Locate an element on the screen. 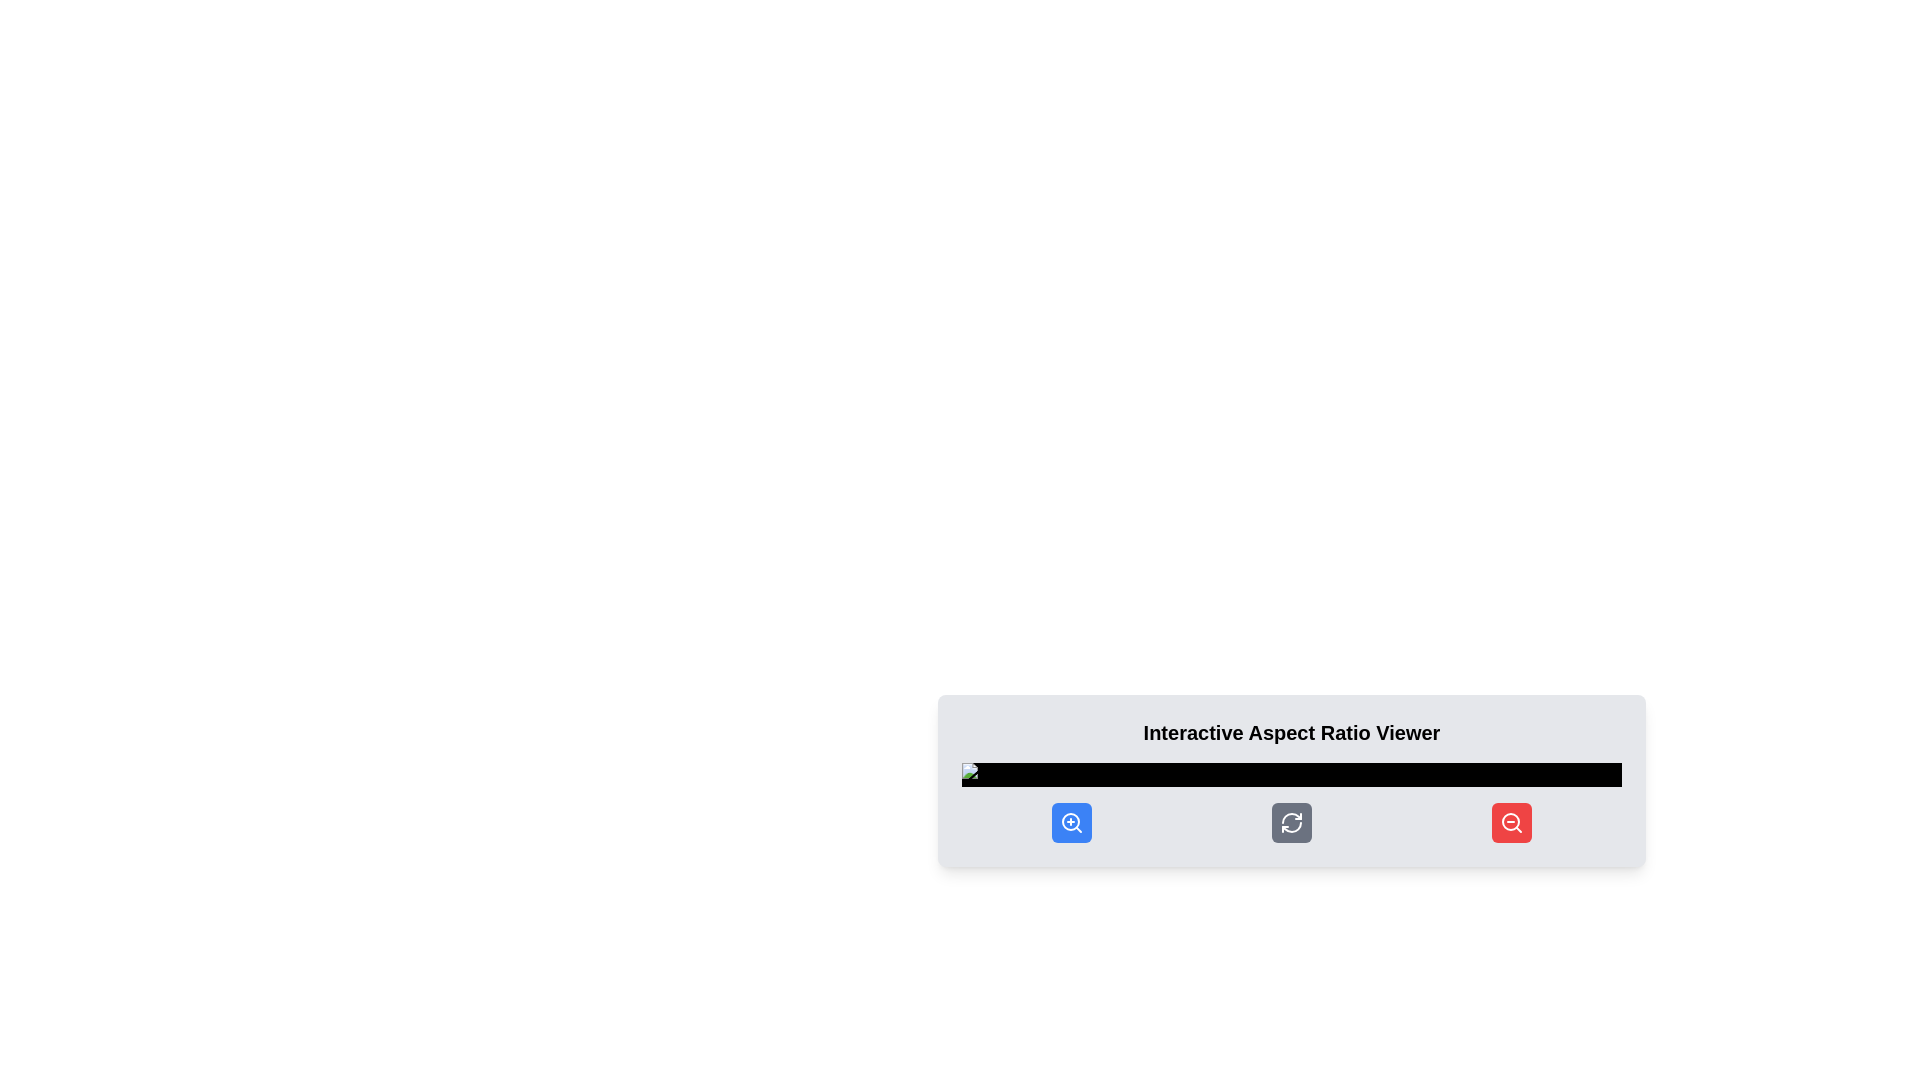 Image resolution: width=1920 pixels, height=1080 pixels. the circular zoom-in icon button with a plus sign at its center, which has a blue background and is prominently displayed at the bottom of the toolbar is located at coordinates (1070, 822).